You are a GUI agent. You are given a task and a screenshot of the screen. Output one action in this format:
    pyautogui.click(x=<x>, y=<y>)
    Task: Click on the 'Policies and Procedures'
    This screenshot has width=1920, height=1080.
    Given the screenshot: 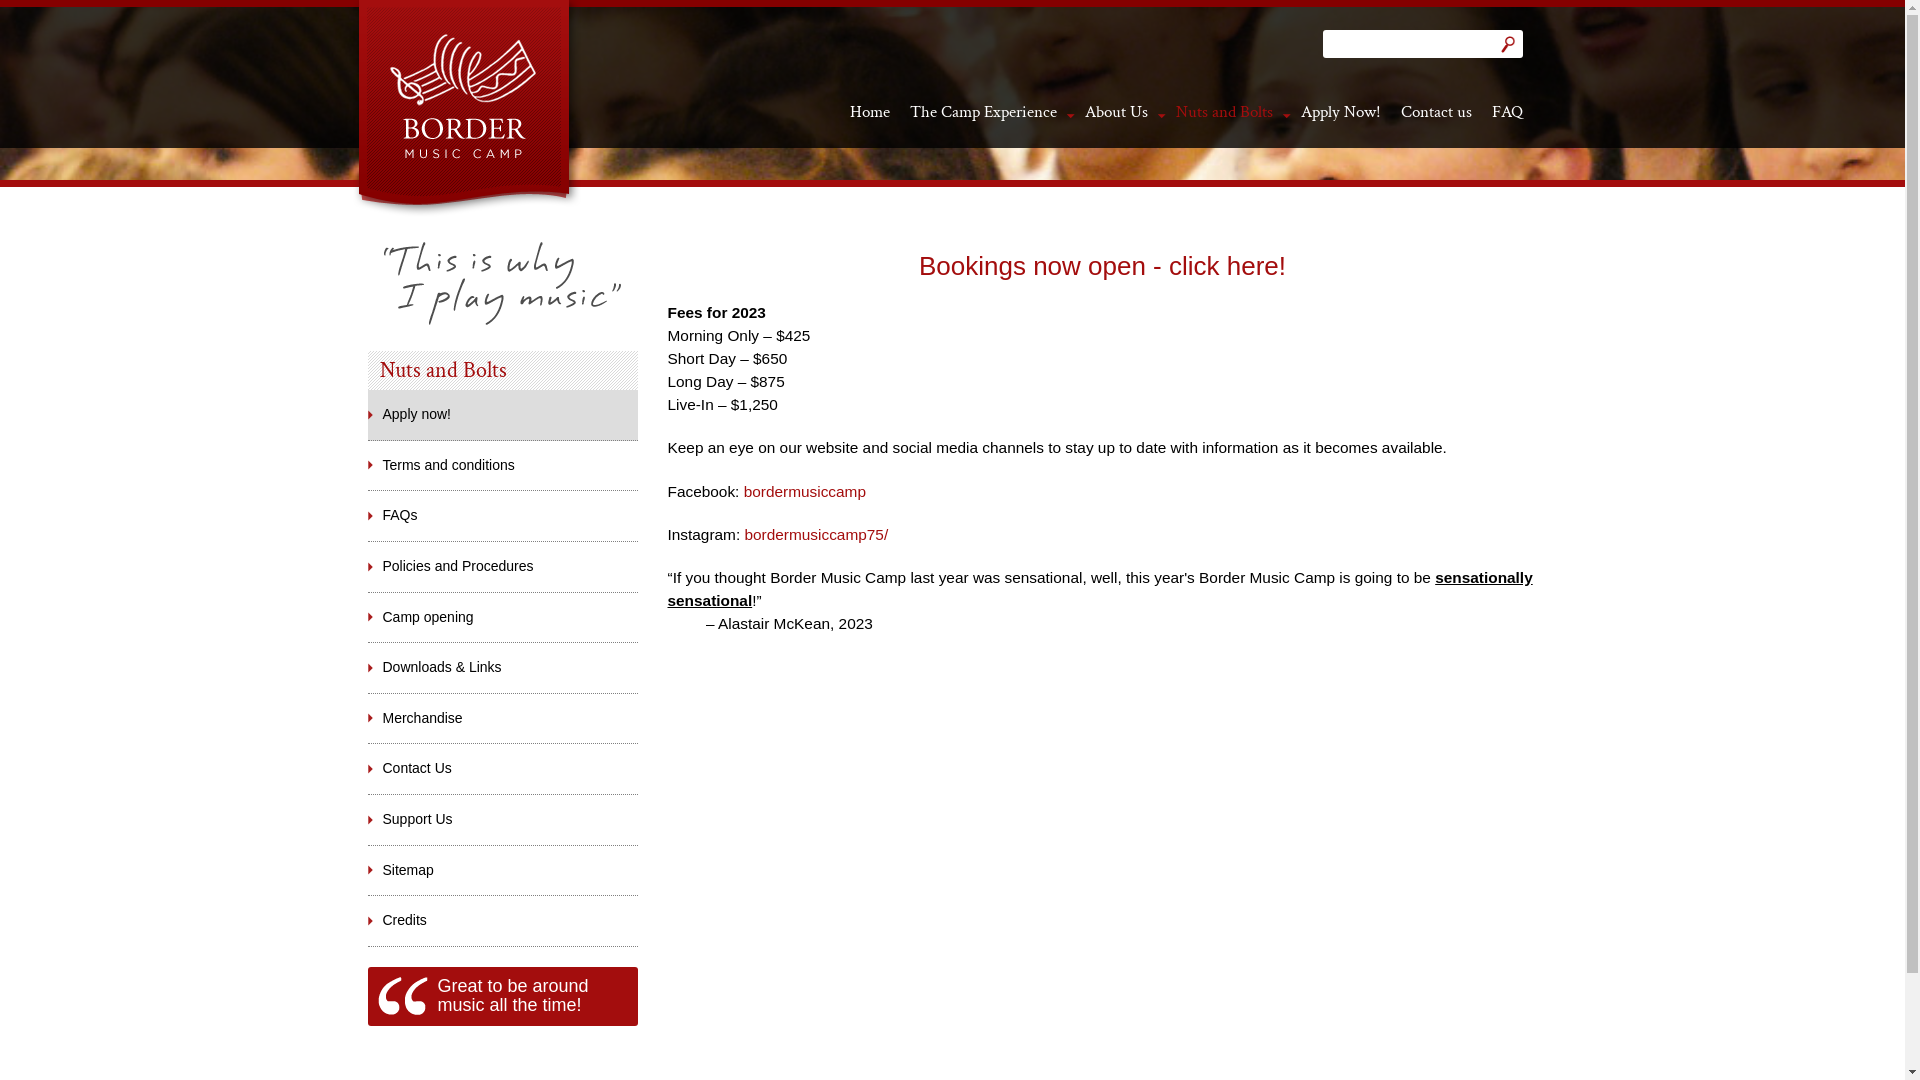 What is the action you would take?
    pyautogui.click(x=368, y=567)
    